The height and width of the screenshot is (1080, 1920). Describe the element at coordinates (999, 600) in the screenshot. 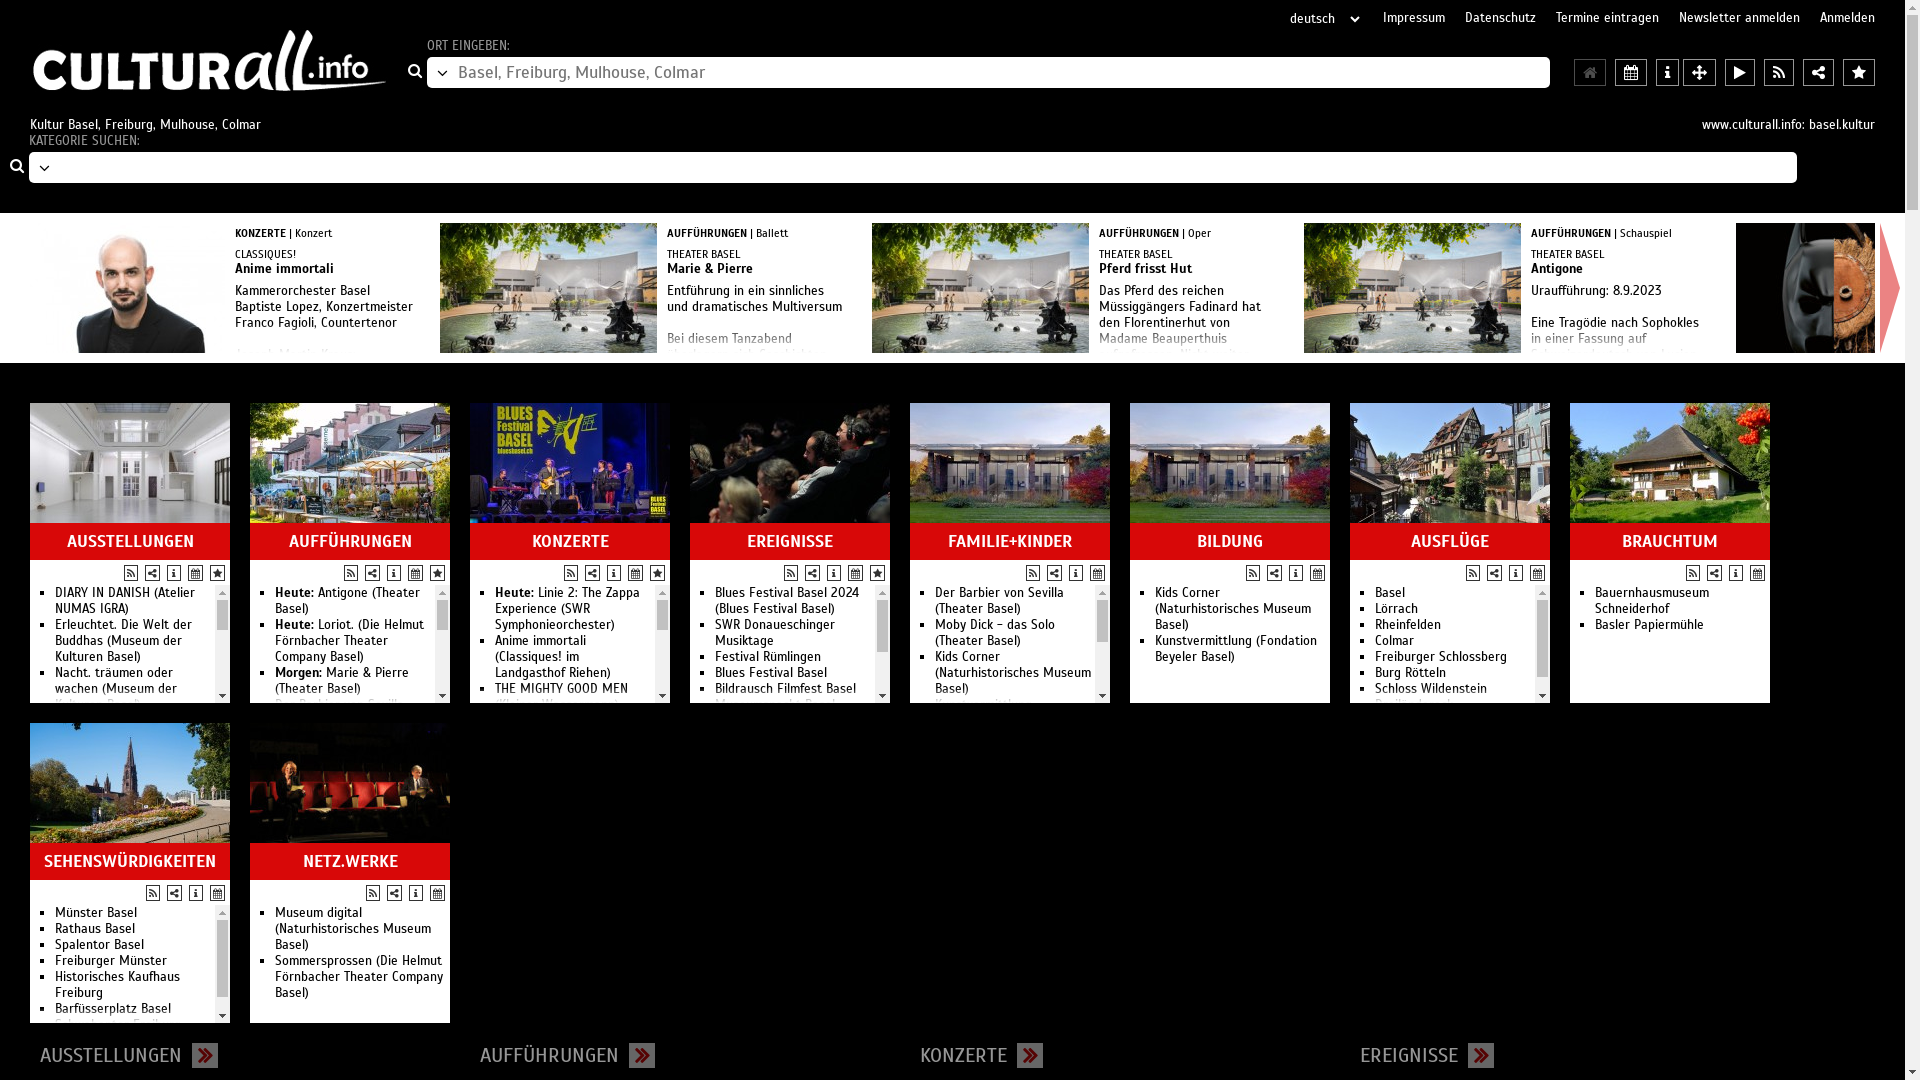

I see `'Der Barbier von Sevilla (Theater Basel)'` at that location.